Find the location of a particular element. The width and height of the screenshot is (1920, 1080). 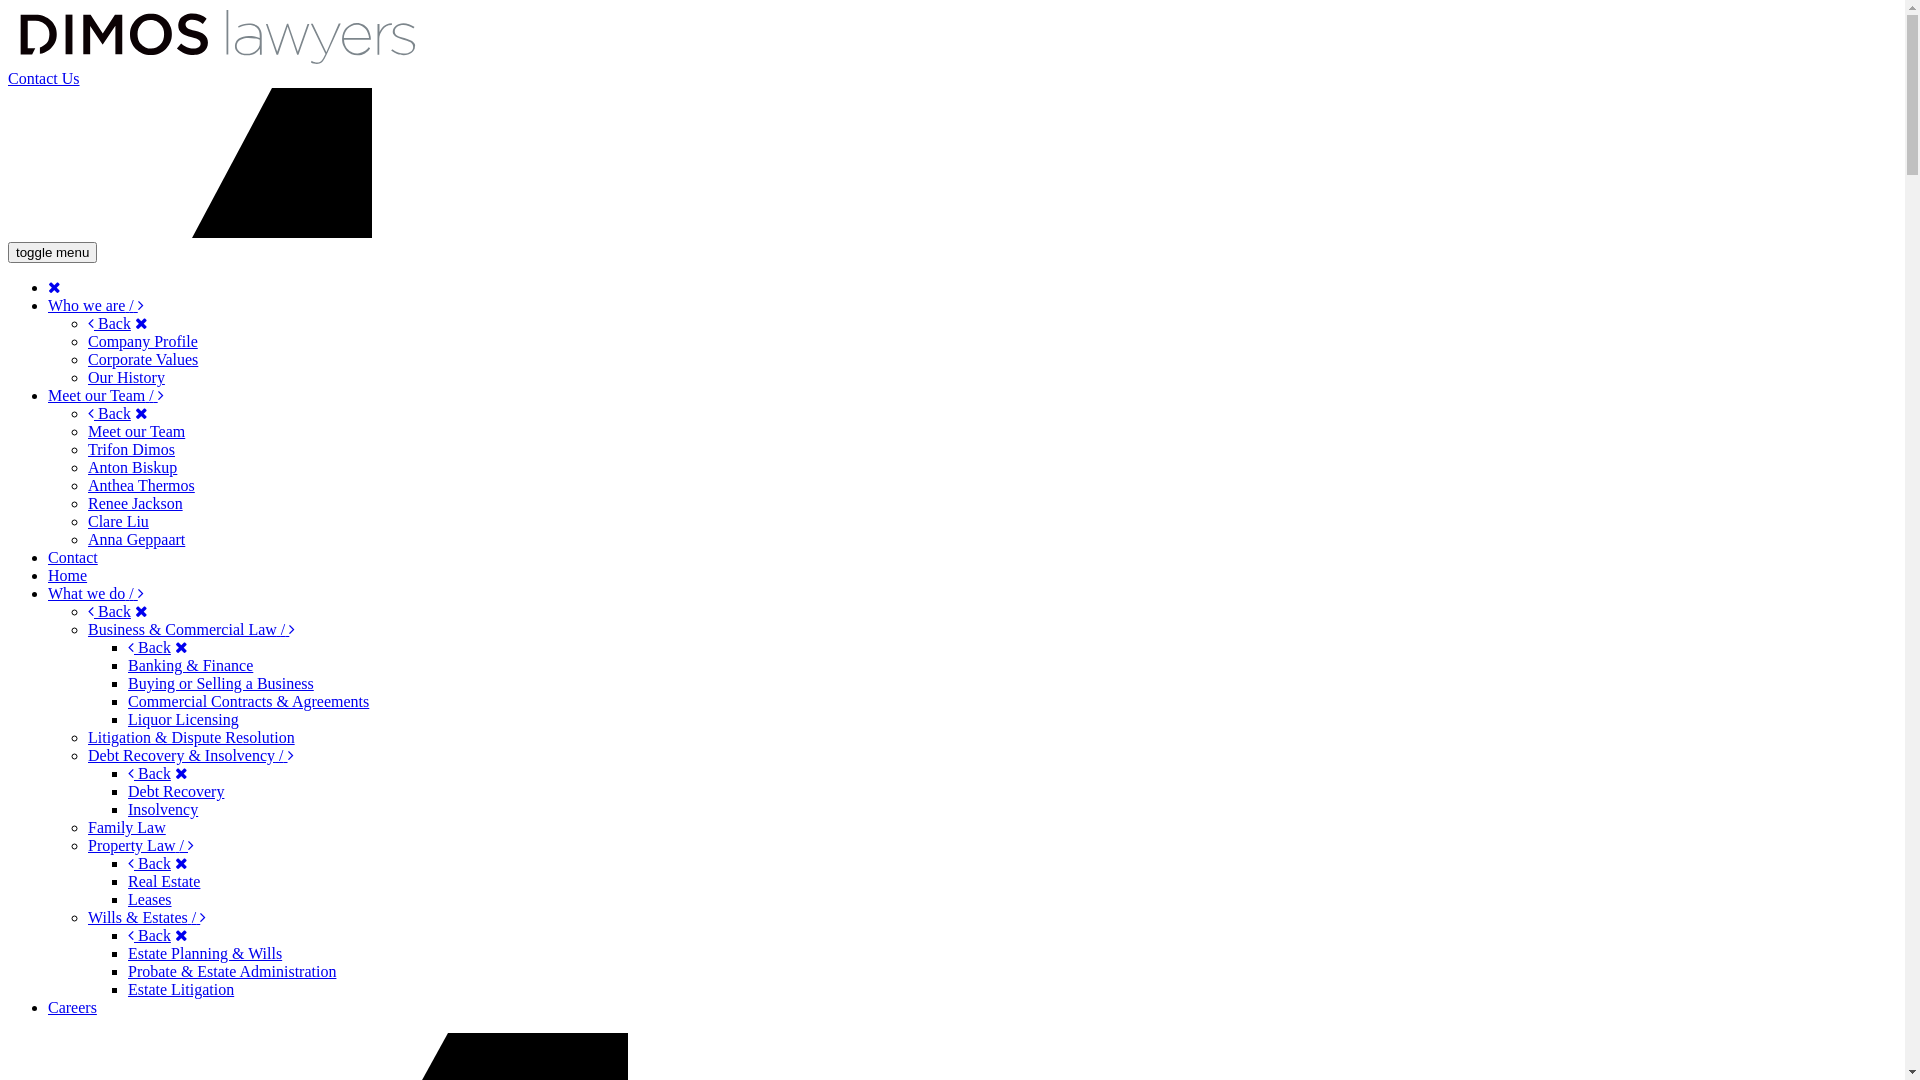

'Corporate Values' is located at coordinates (142, 358).